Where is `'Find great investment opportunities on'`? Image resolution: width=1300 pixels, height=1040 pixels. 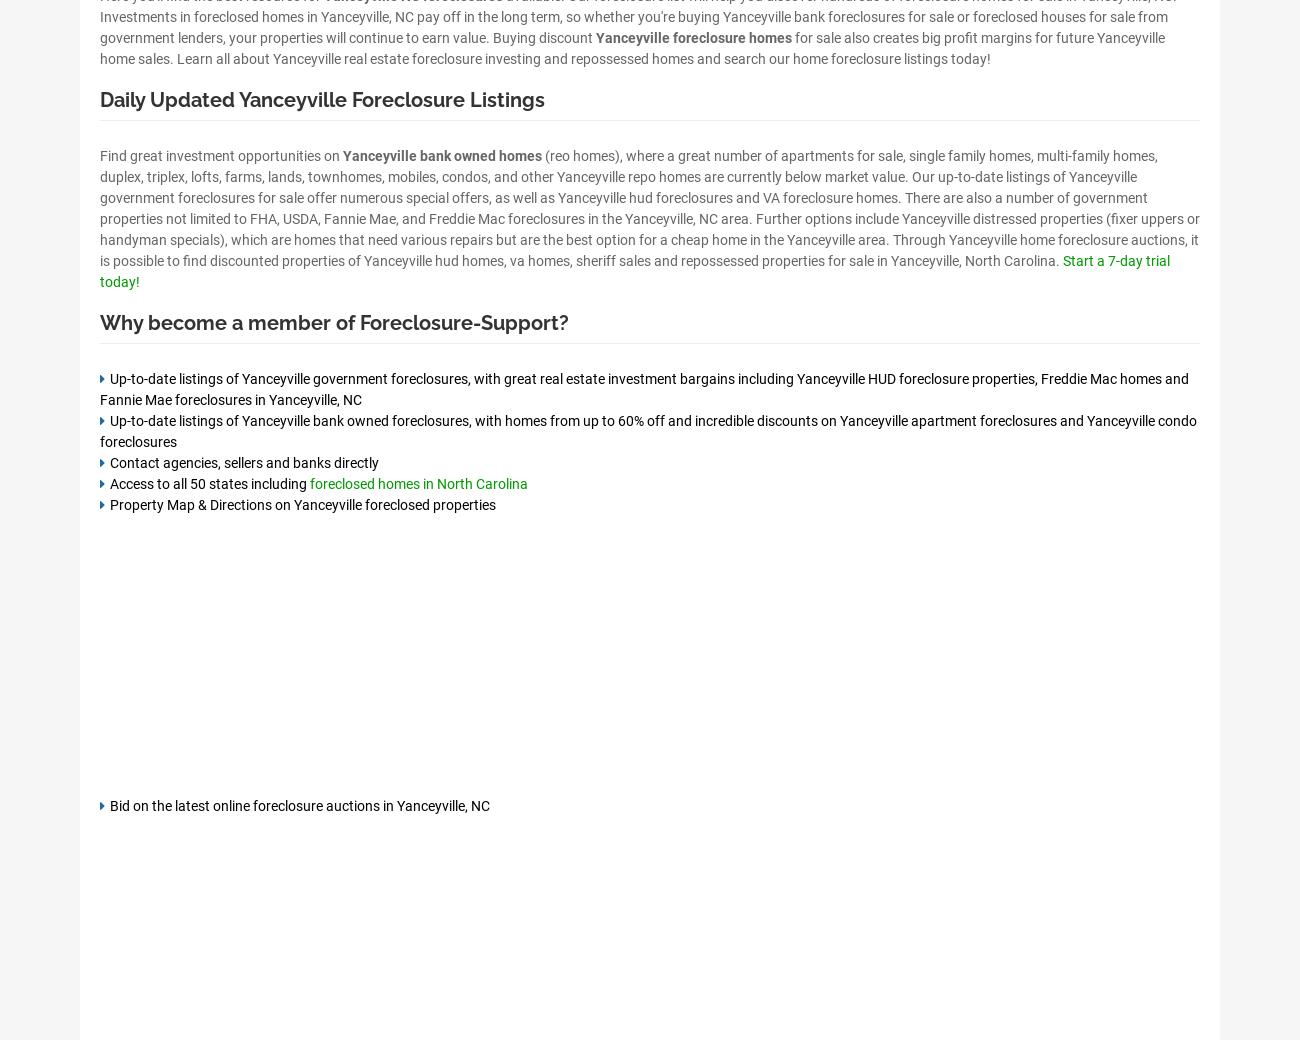
'Find great investment opportunities on' is located at coordinates (220, 154).